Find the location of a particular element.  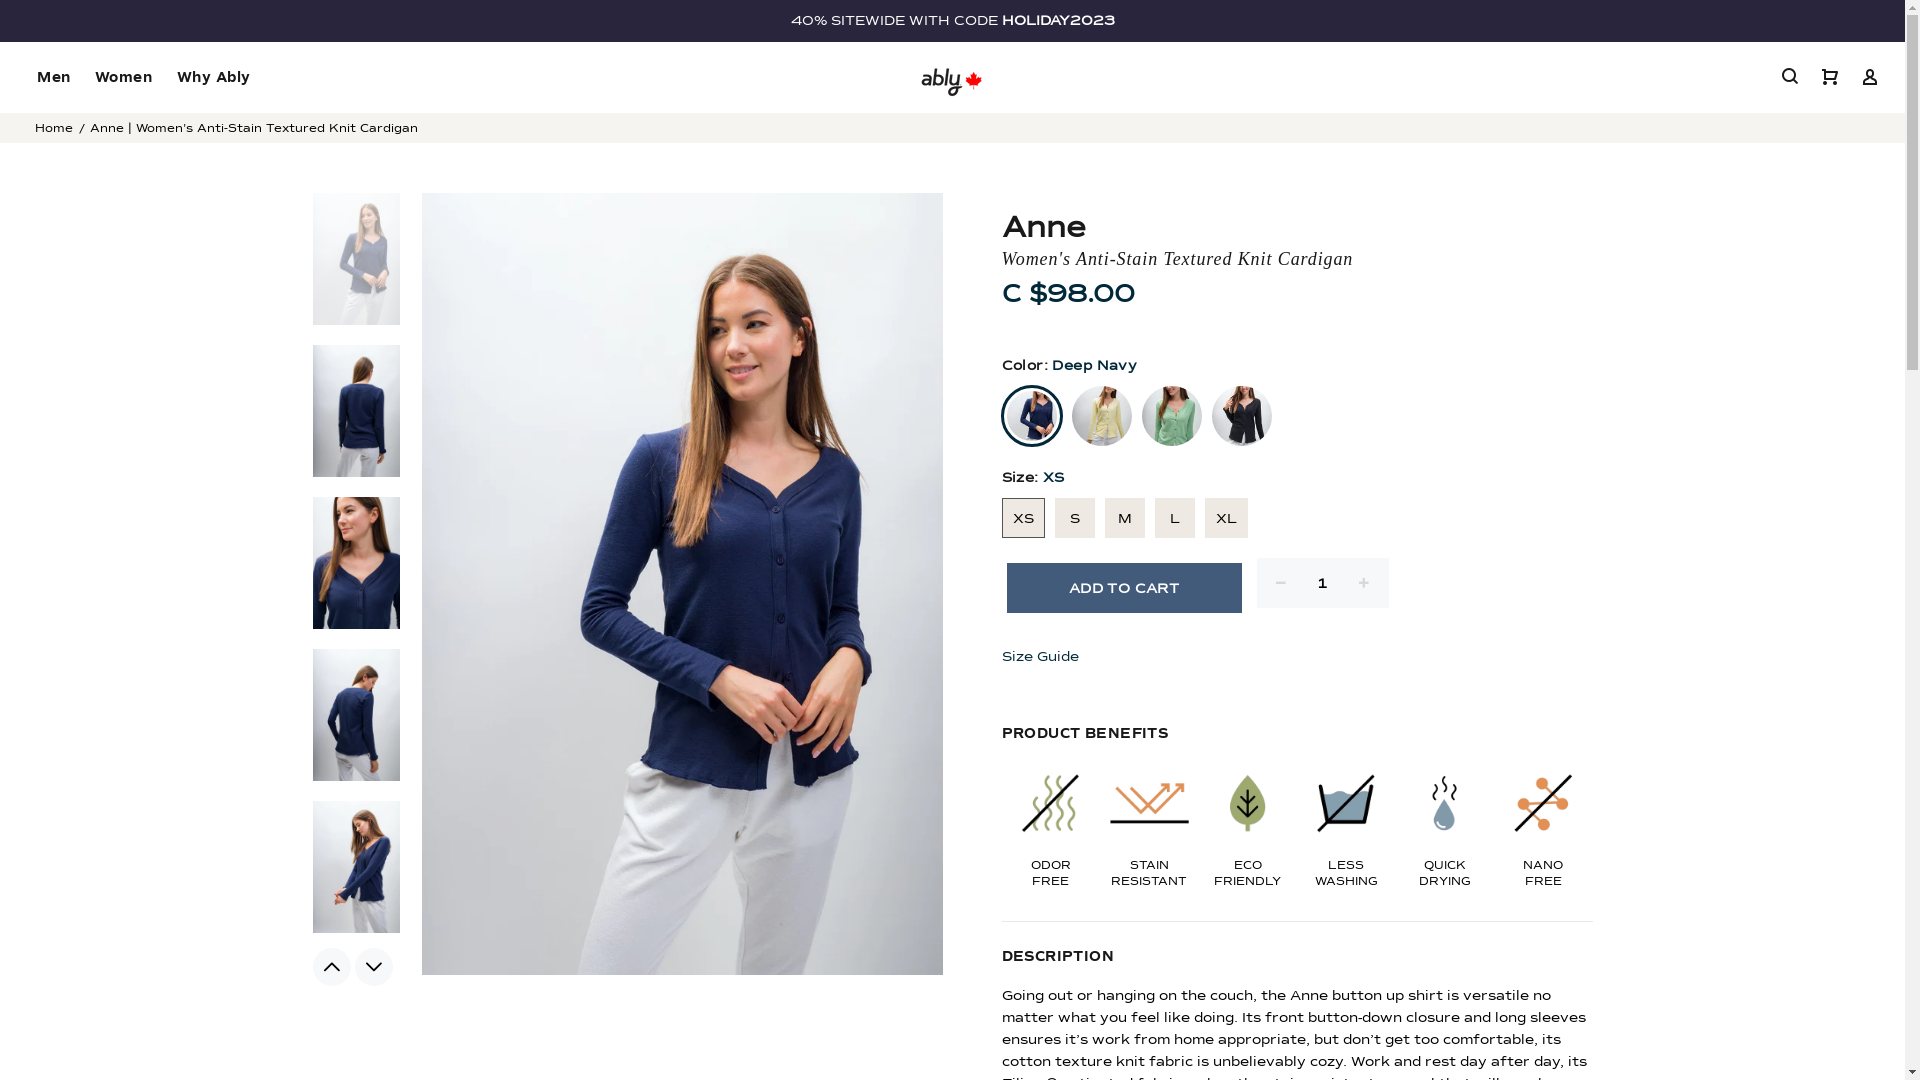

'XS' is located at coordinates (1023, 516).